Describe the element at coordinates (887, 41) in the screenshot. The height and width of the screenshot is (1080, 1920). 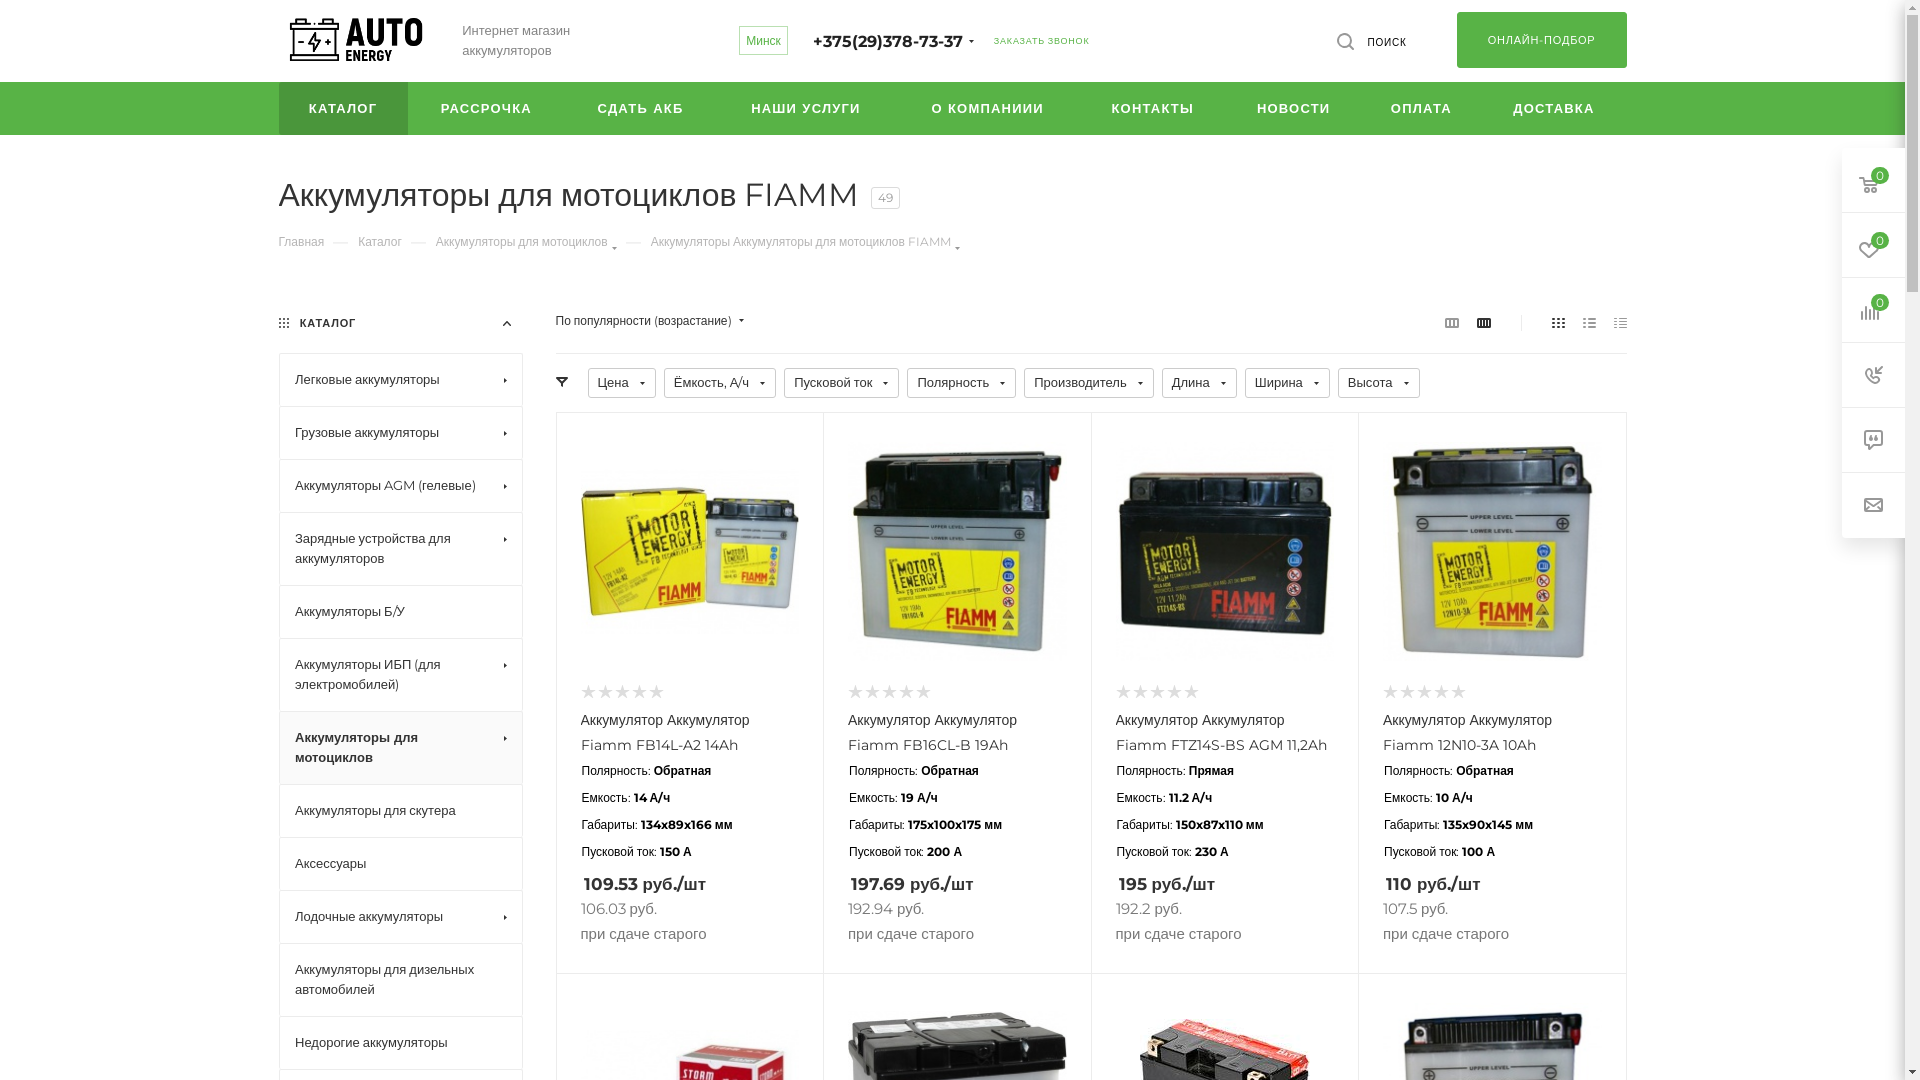
I see `'+375(29)378-73-37'` at that location.